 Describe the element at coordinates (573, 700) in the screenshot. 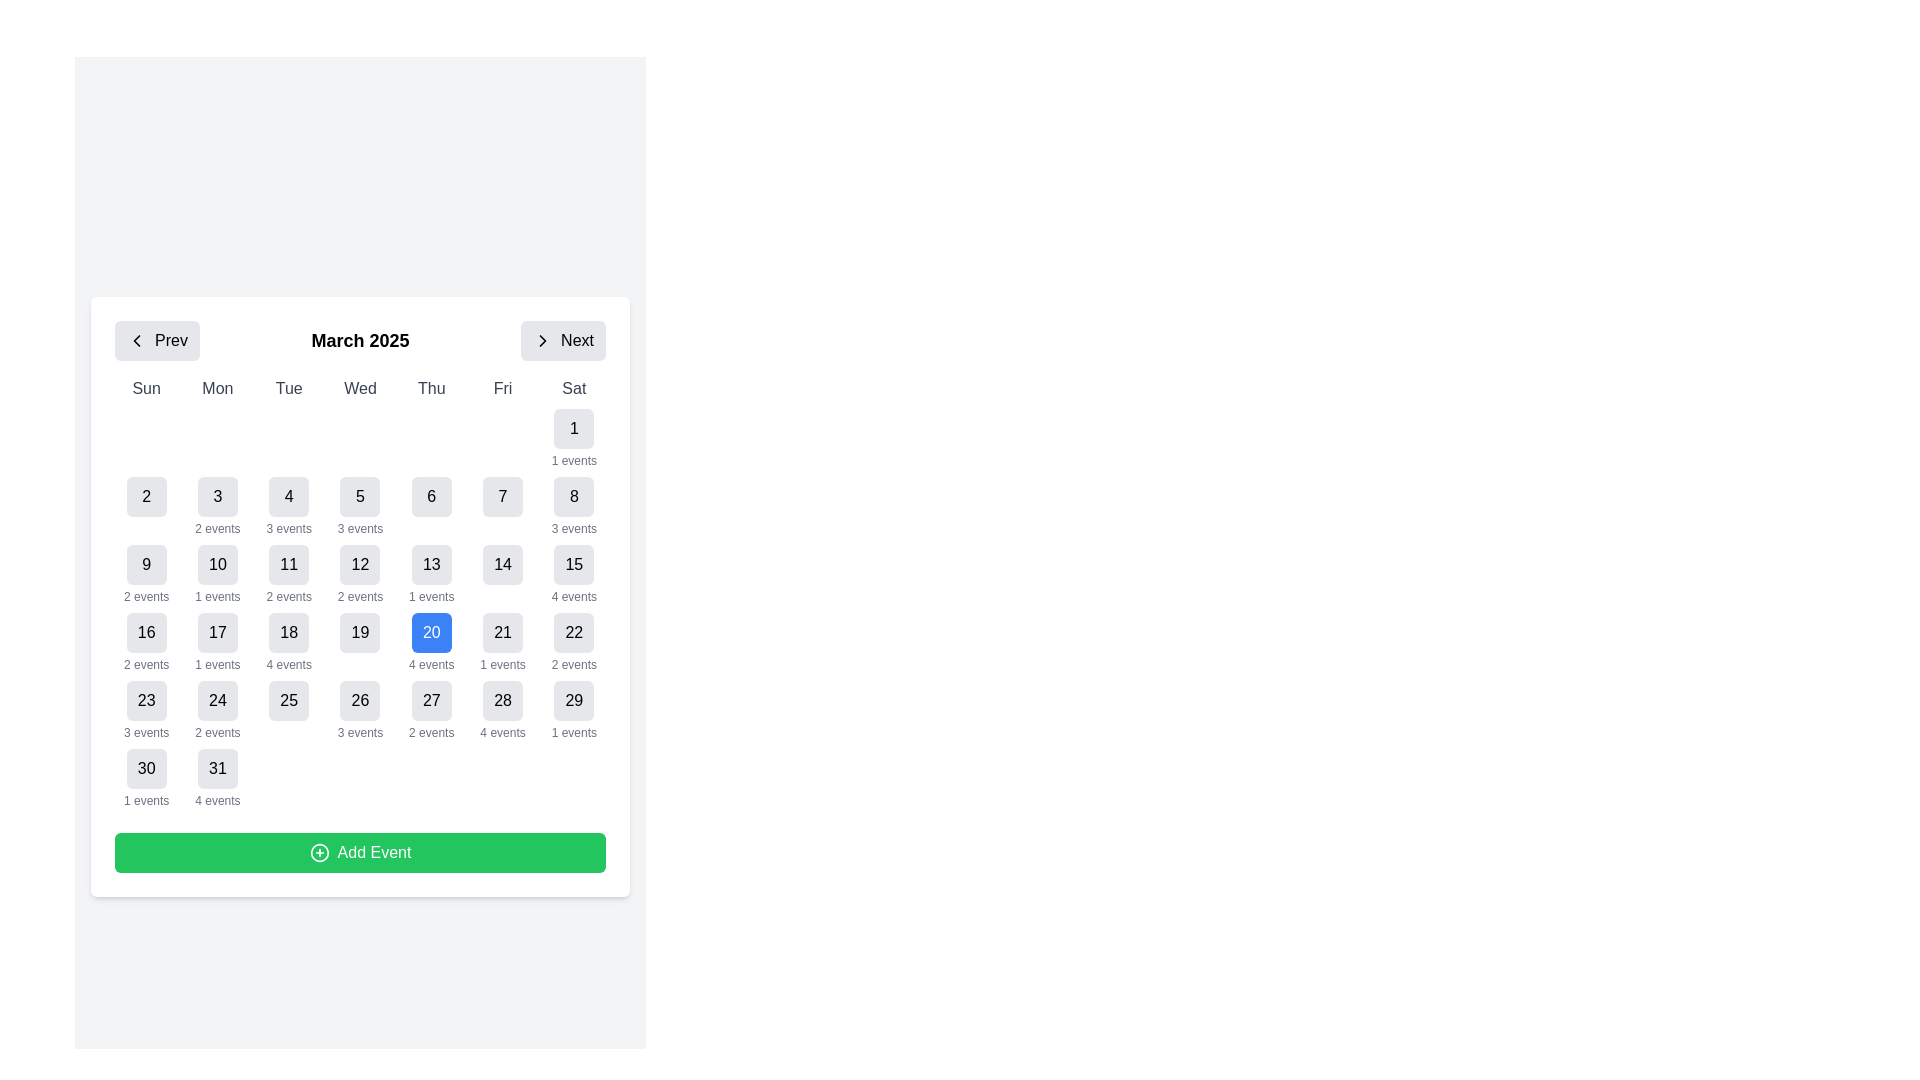

I see `the button representing the date '29' on the calendar` at that location.